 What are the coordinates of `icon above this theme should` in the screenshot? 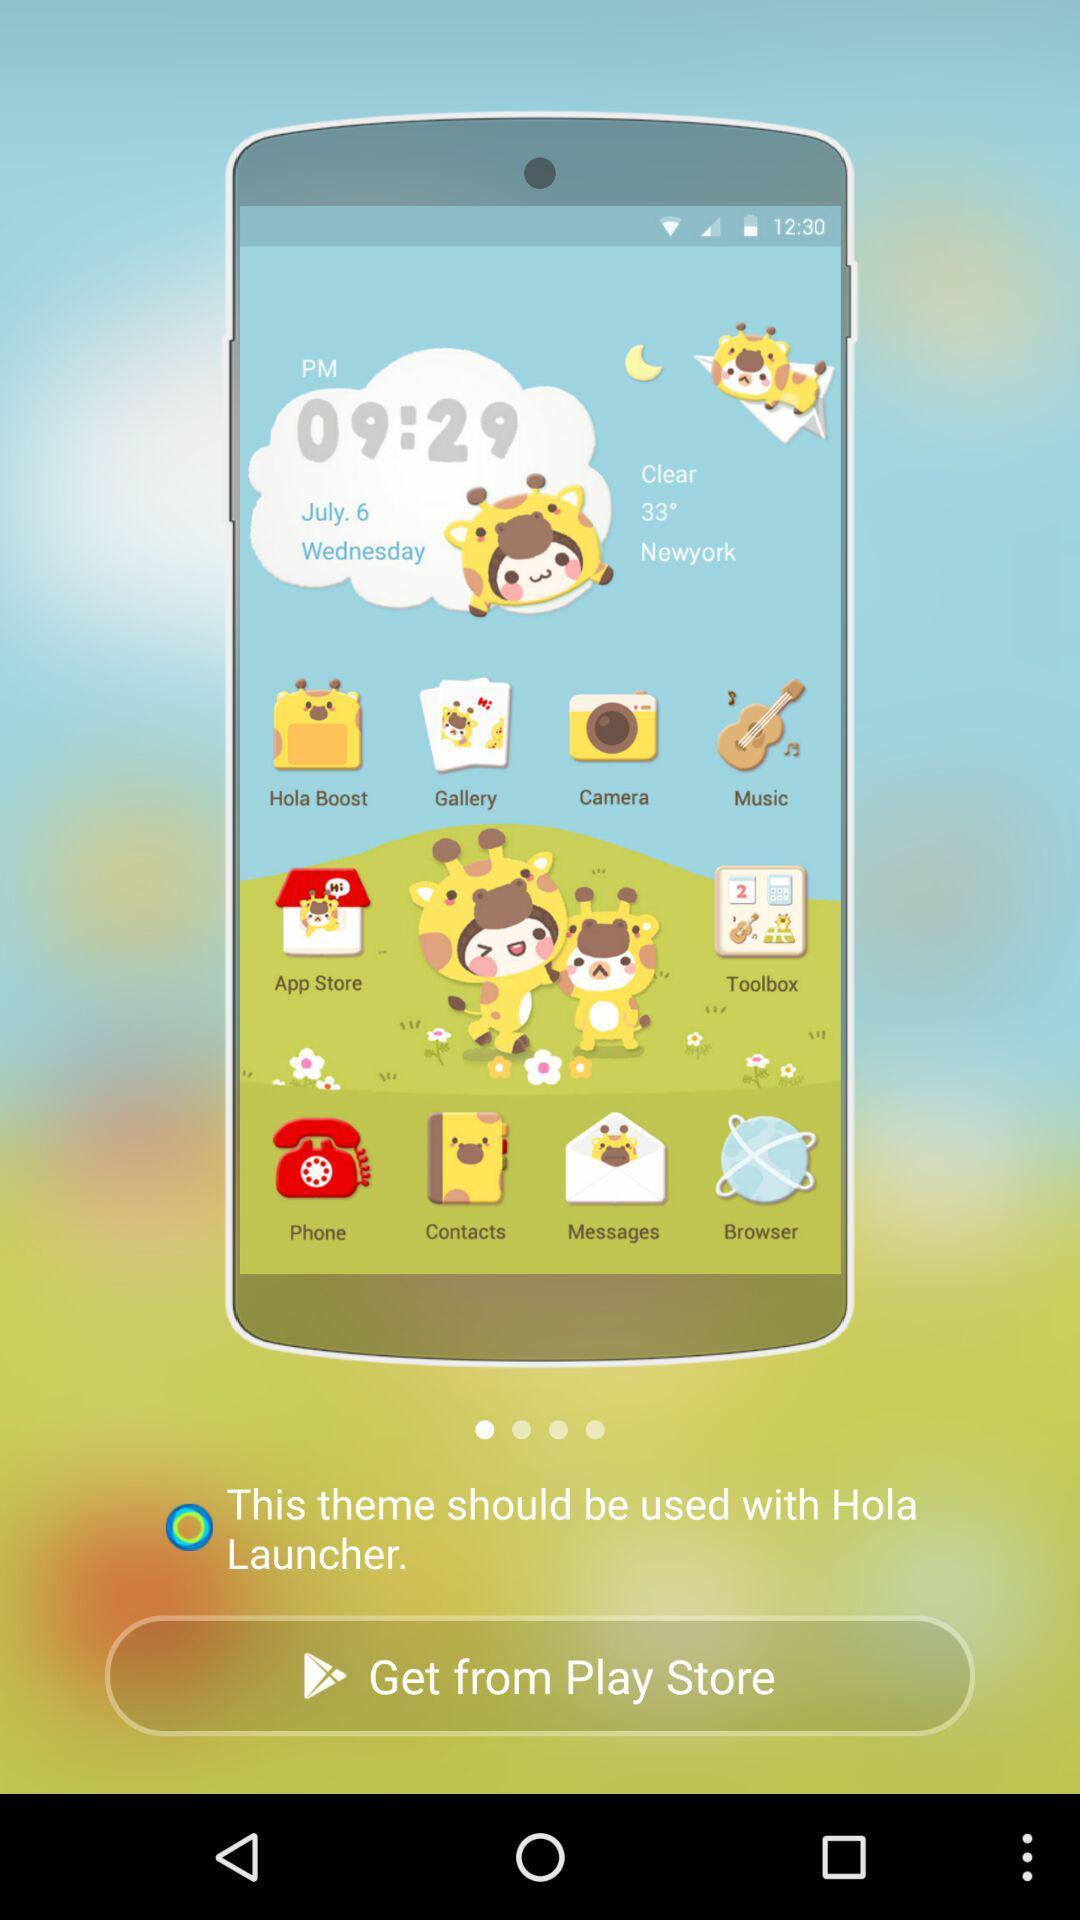 It's located at (594, 1428).